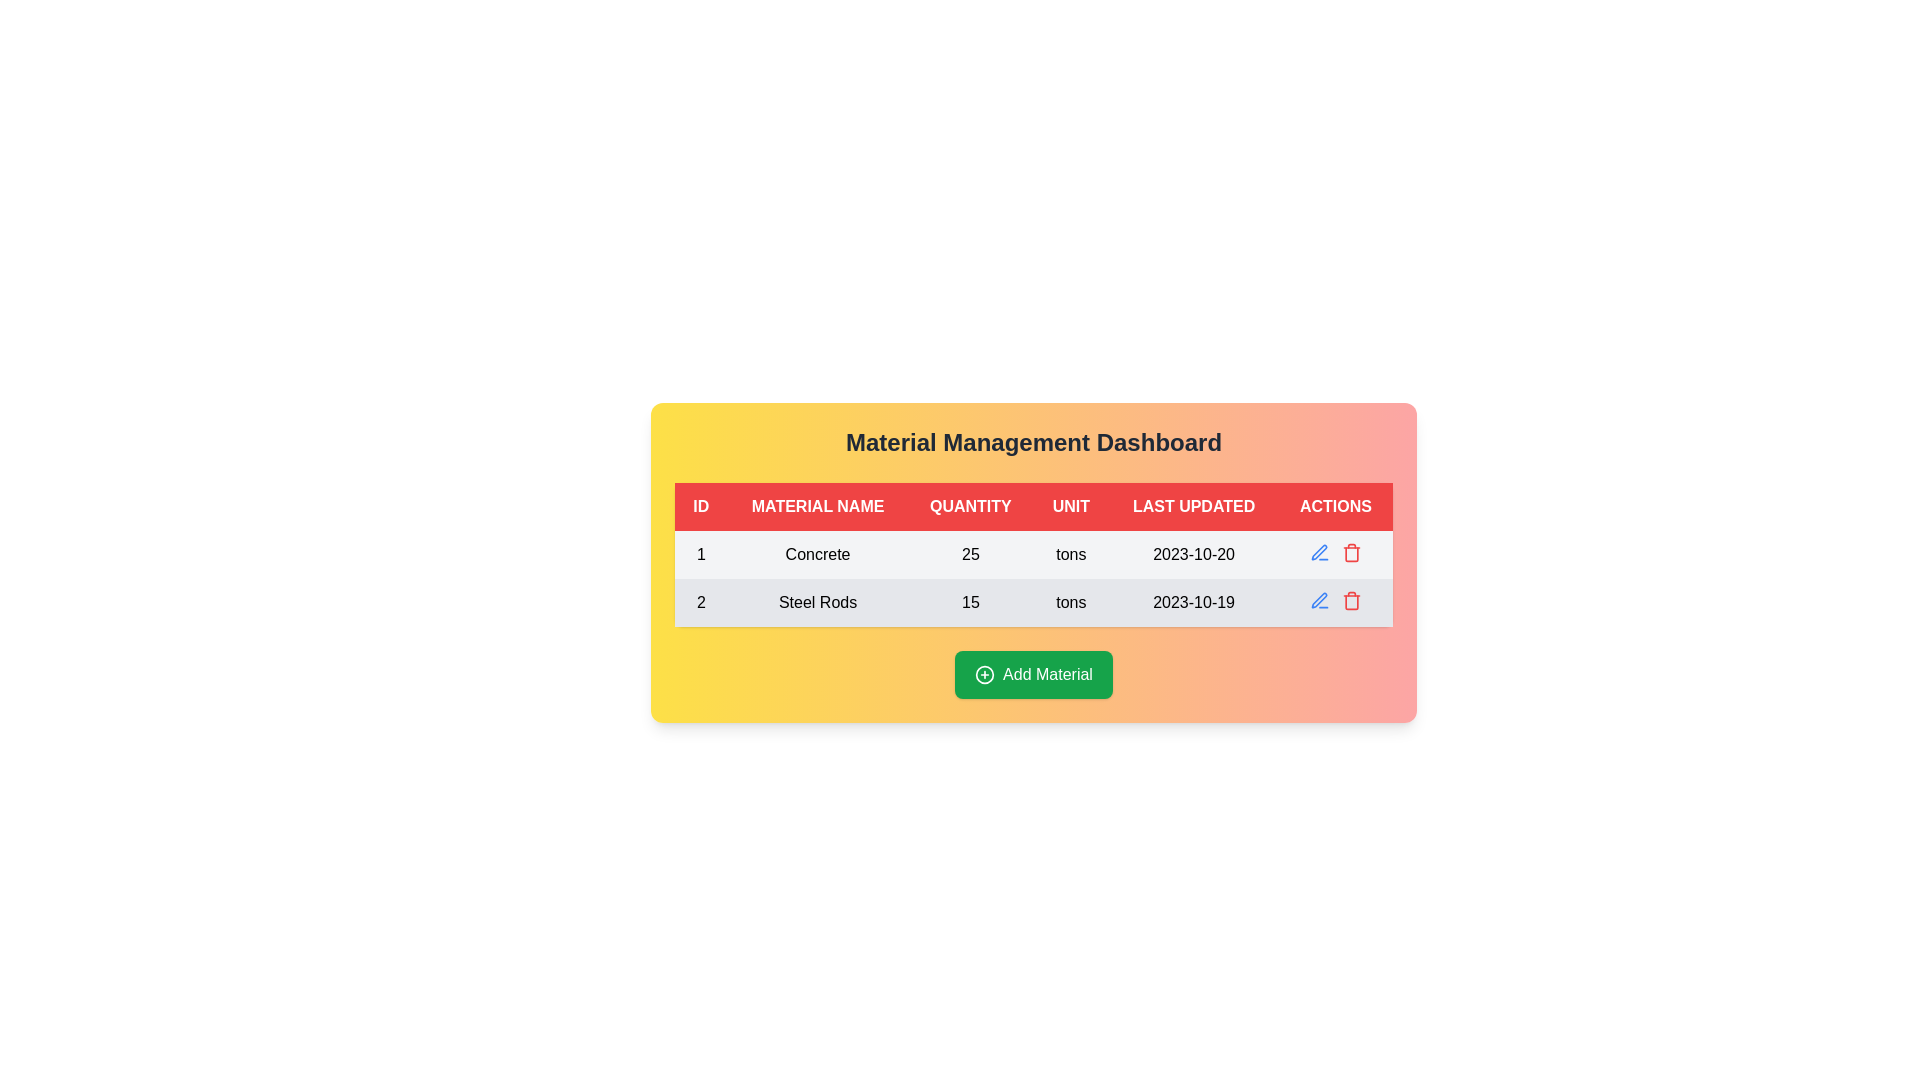 The width and height of the screenshot is (1920, 1080). What do you see at coordinates (701, 555) in the screenshot?
I see `numeric identifier from the Text label in the first cell of the first row under the 'ID' column, which corresponds to the material 'Concrete'` at bounding box center [701, 555].